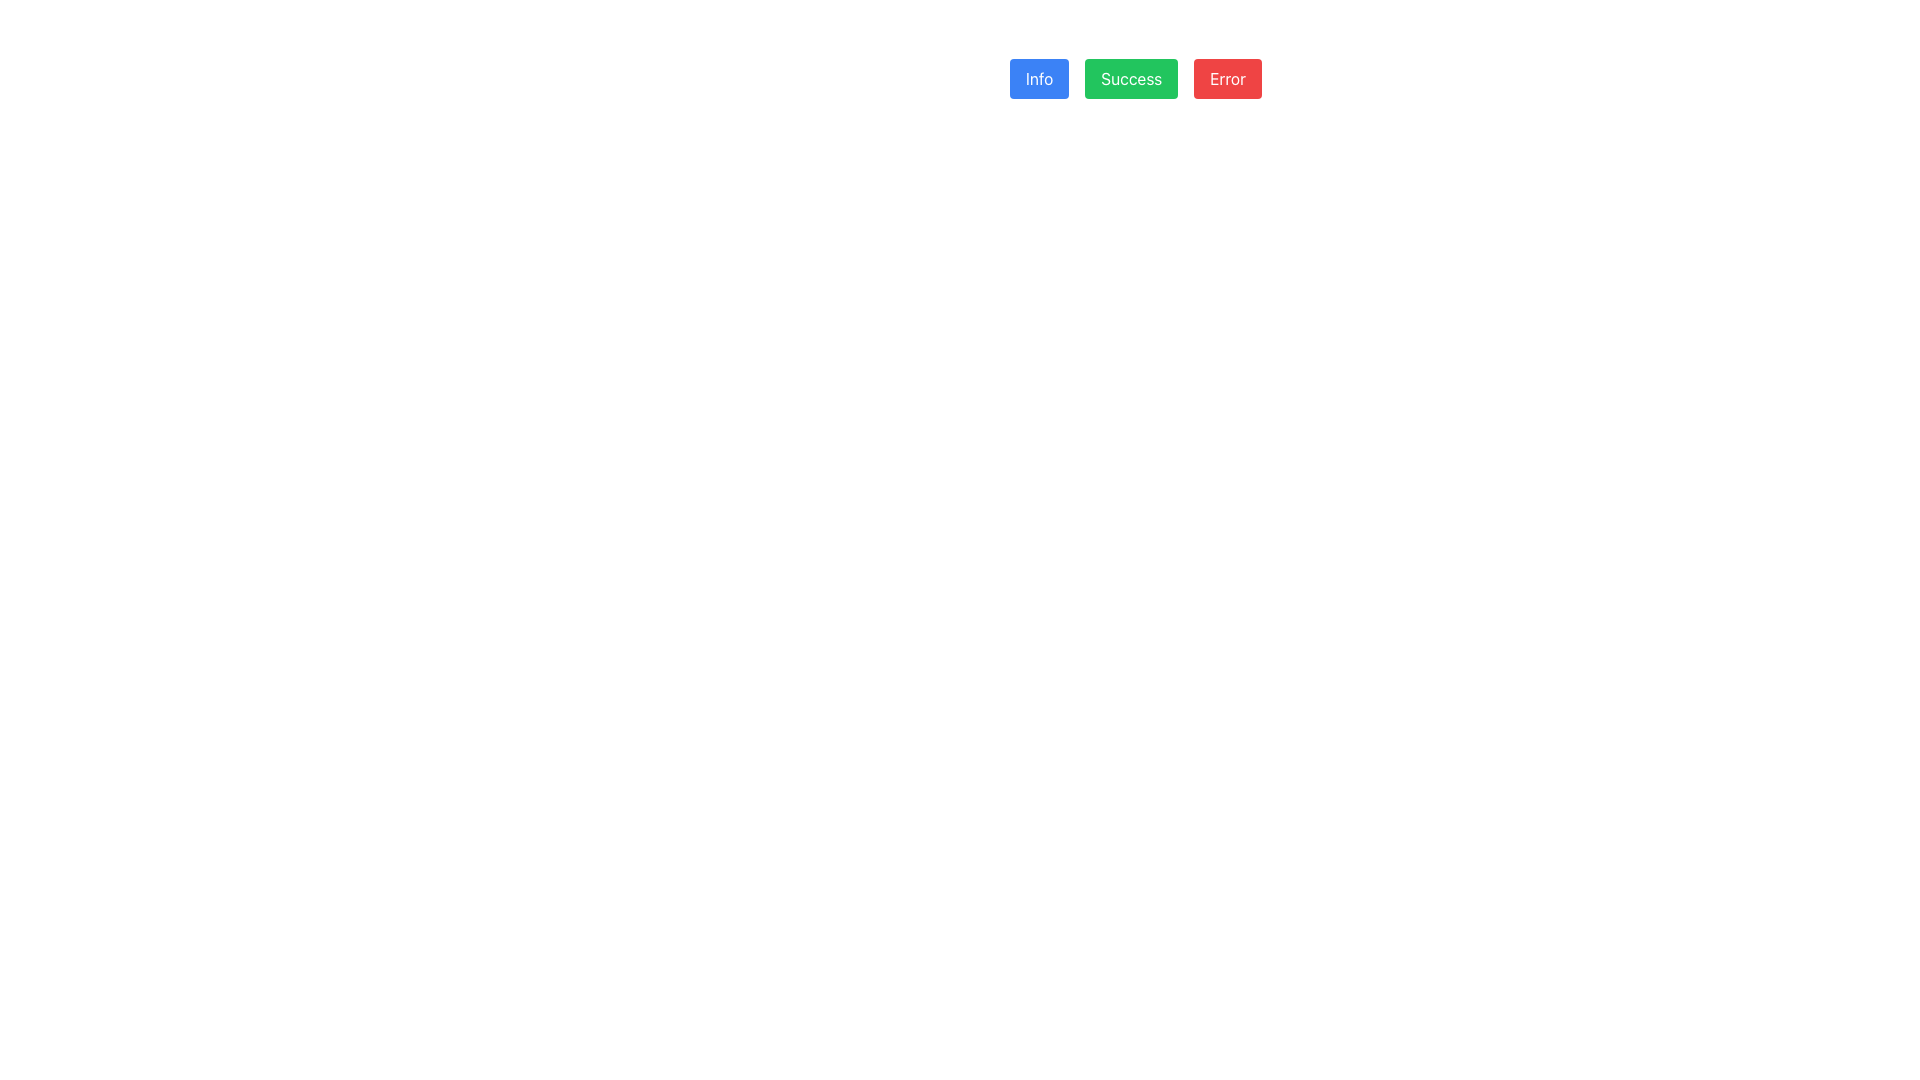 This screenshot has height=1080, width=1920. I want to click on the 'Error' button, which is the rightmost button in a group of three, so click(1227, 77).